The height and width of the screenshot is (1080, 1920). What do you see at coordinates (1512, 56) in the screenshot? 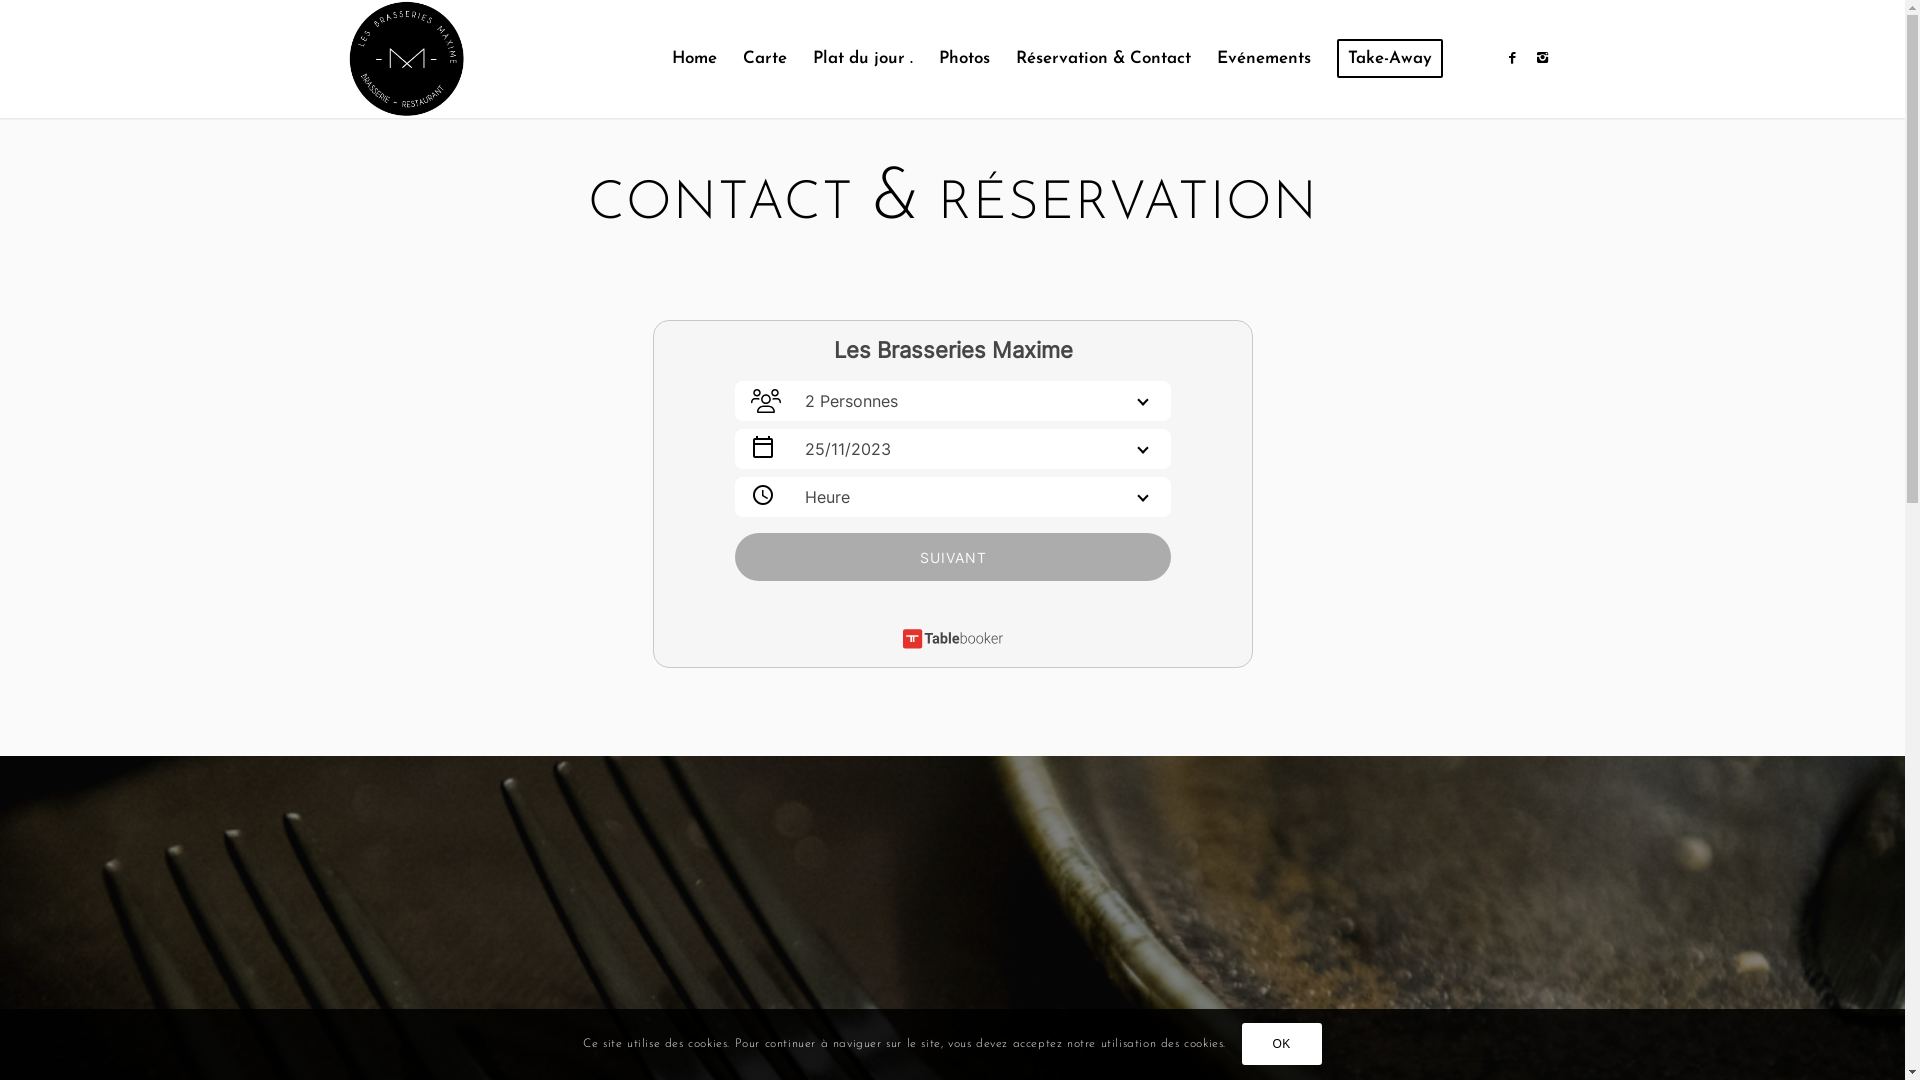
I see `'Facebook'` at bounding box center [1512, 56].